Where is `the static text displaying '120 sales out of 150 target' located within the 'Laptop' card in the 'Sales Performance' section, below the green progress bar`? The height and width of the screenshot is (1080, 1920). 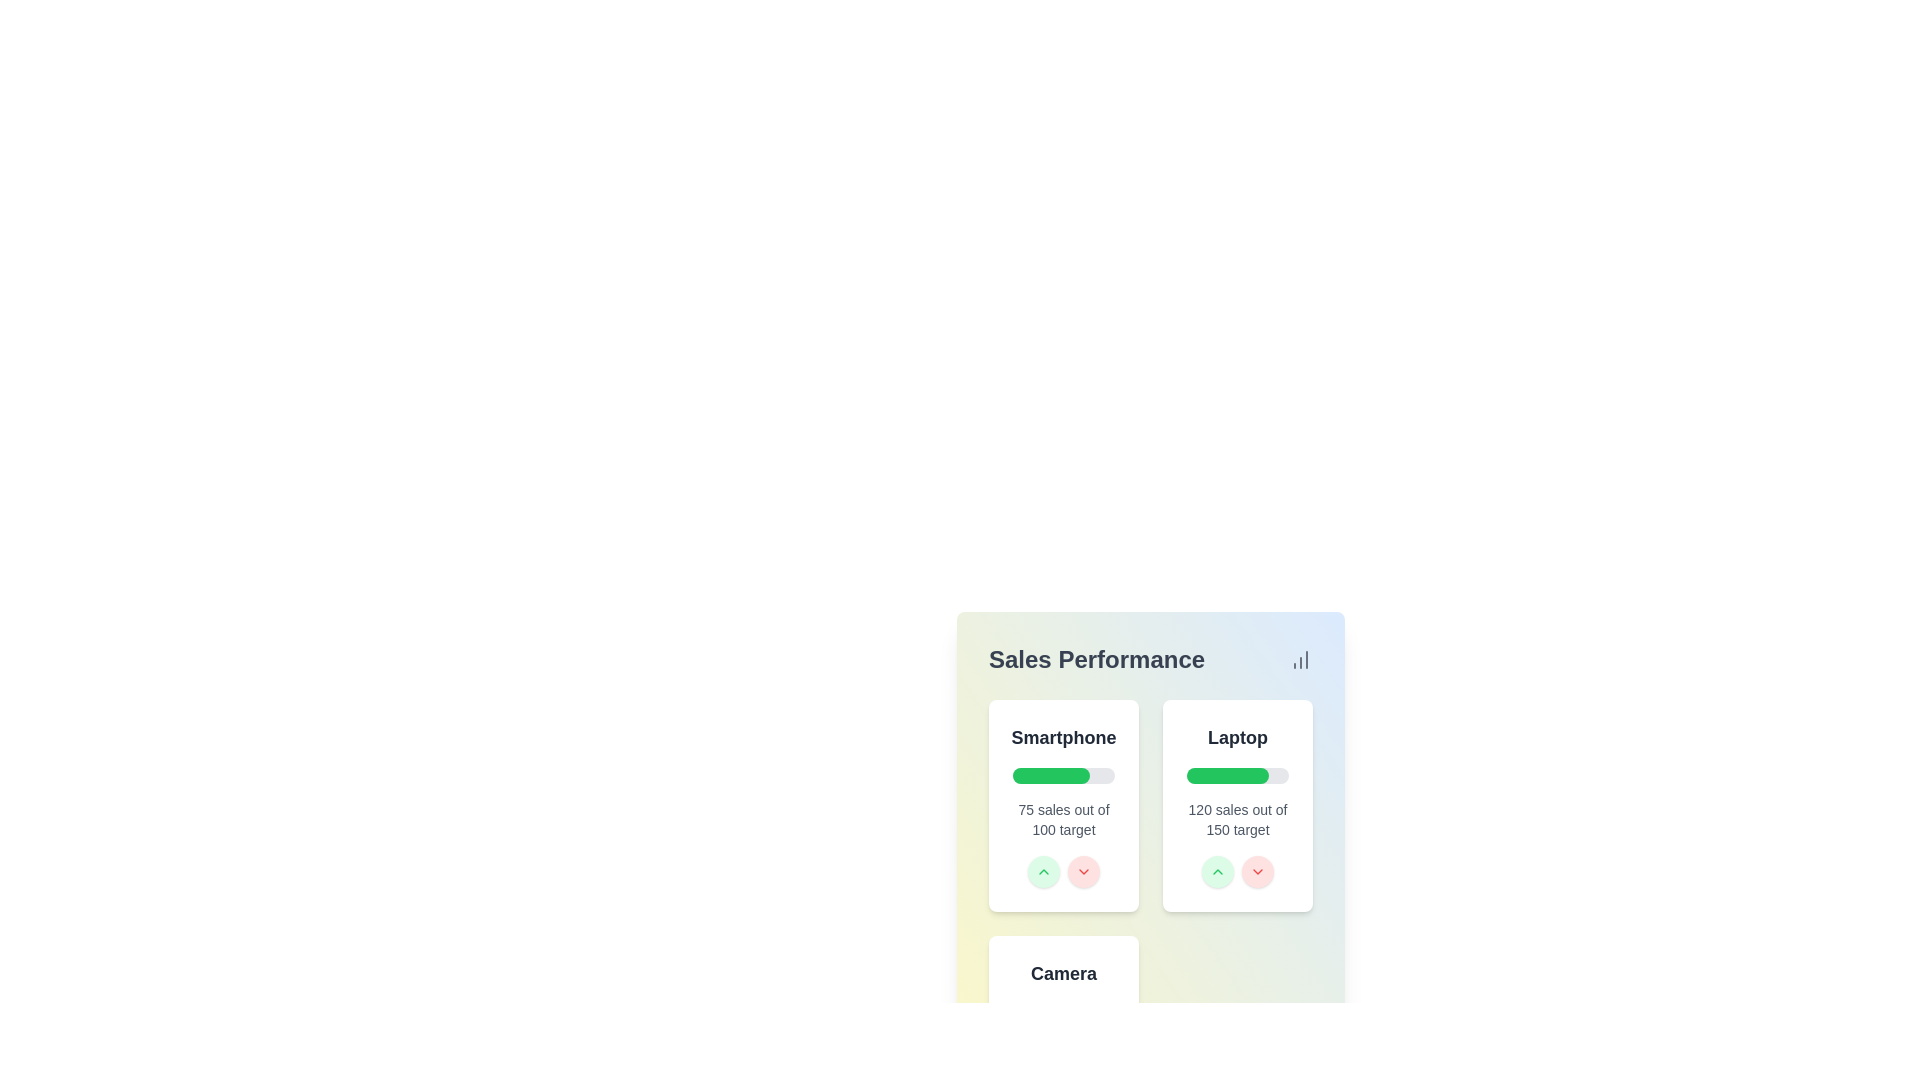 the static text displaying '120 sales out of 150 target' located within the 'Laptop' card in the 'Sales Performance' section, below the green progress bar is located at coordinates (1237, 820).